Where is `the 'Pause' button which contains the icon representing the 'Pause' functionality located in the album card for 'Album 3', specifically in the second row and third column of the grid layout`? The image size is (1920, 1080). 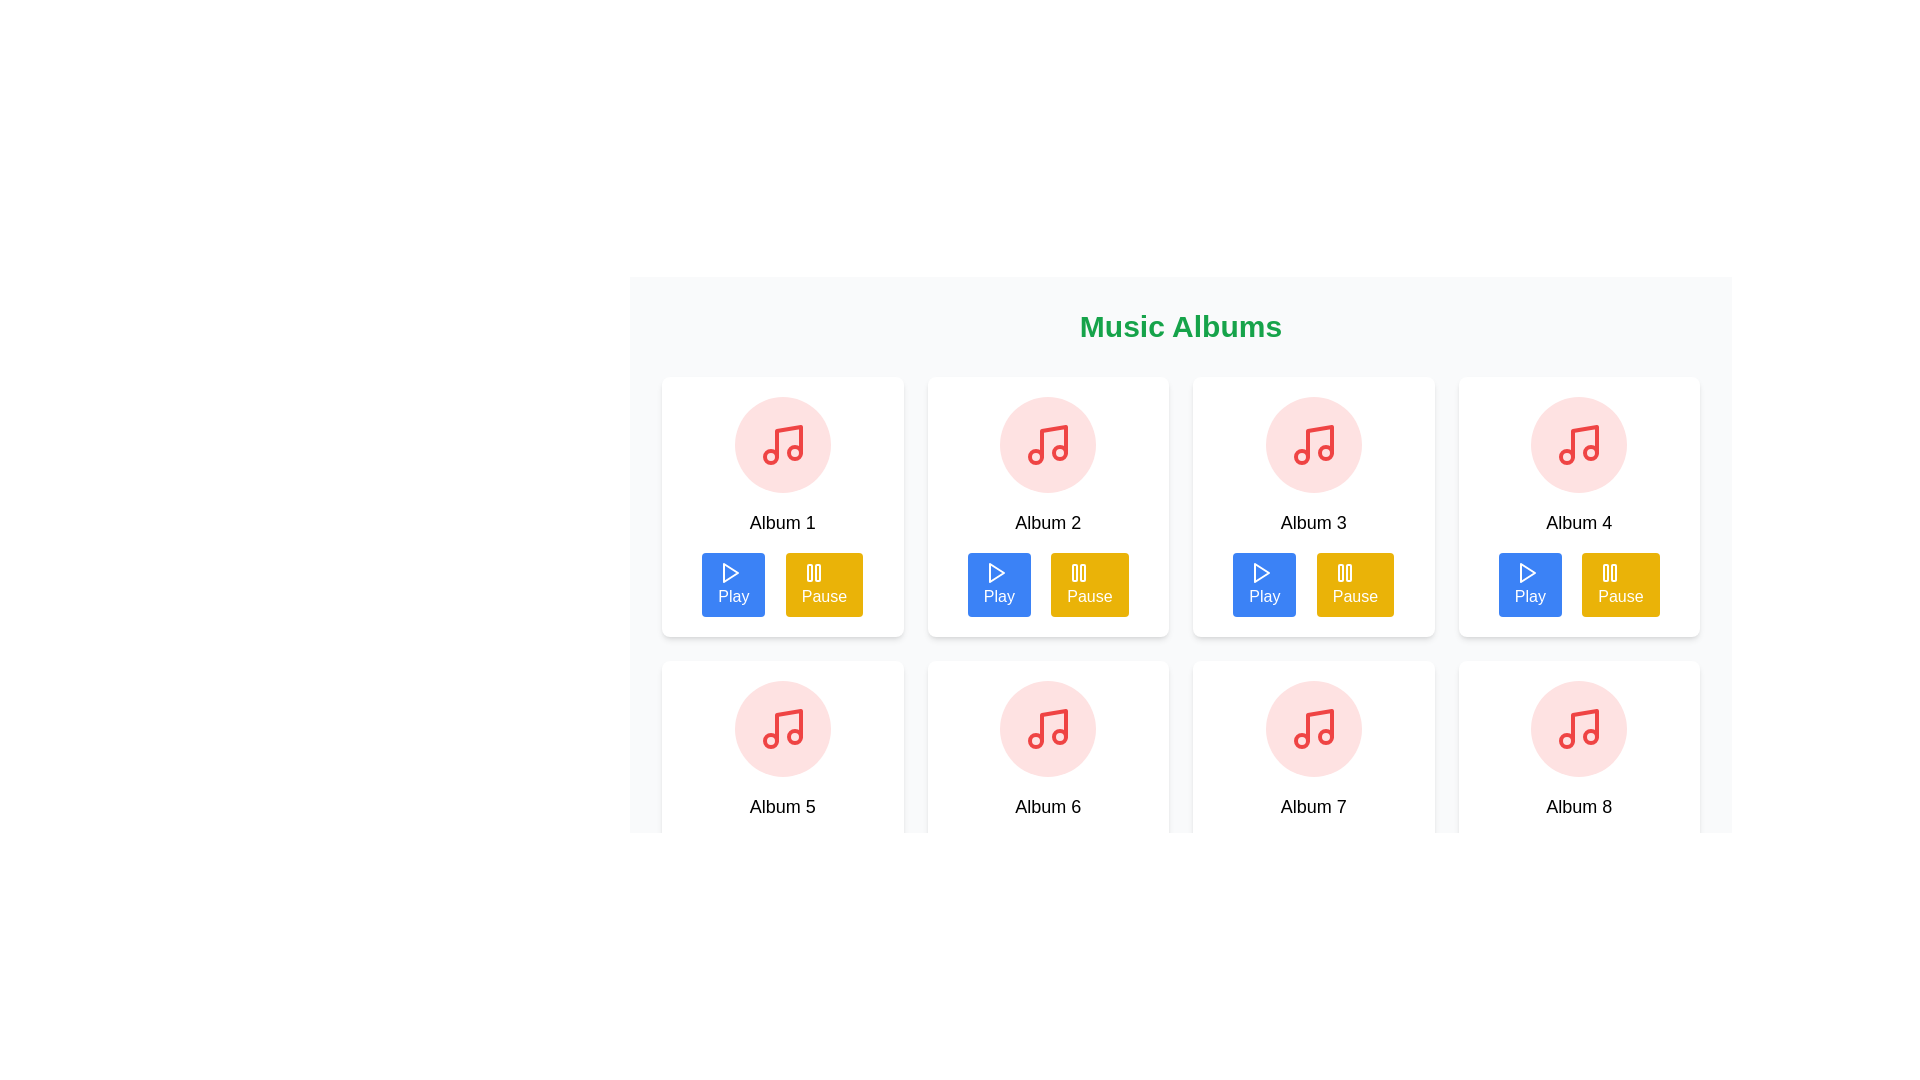
the 'Pause' button which contains the icon representing the 'Pause' functionality located in the album card for 'Album 3', specifically in the second row and third column of the grid layout is located at coordinates (1344, 573).